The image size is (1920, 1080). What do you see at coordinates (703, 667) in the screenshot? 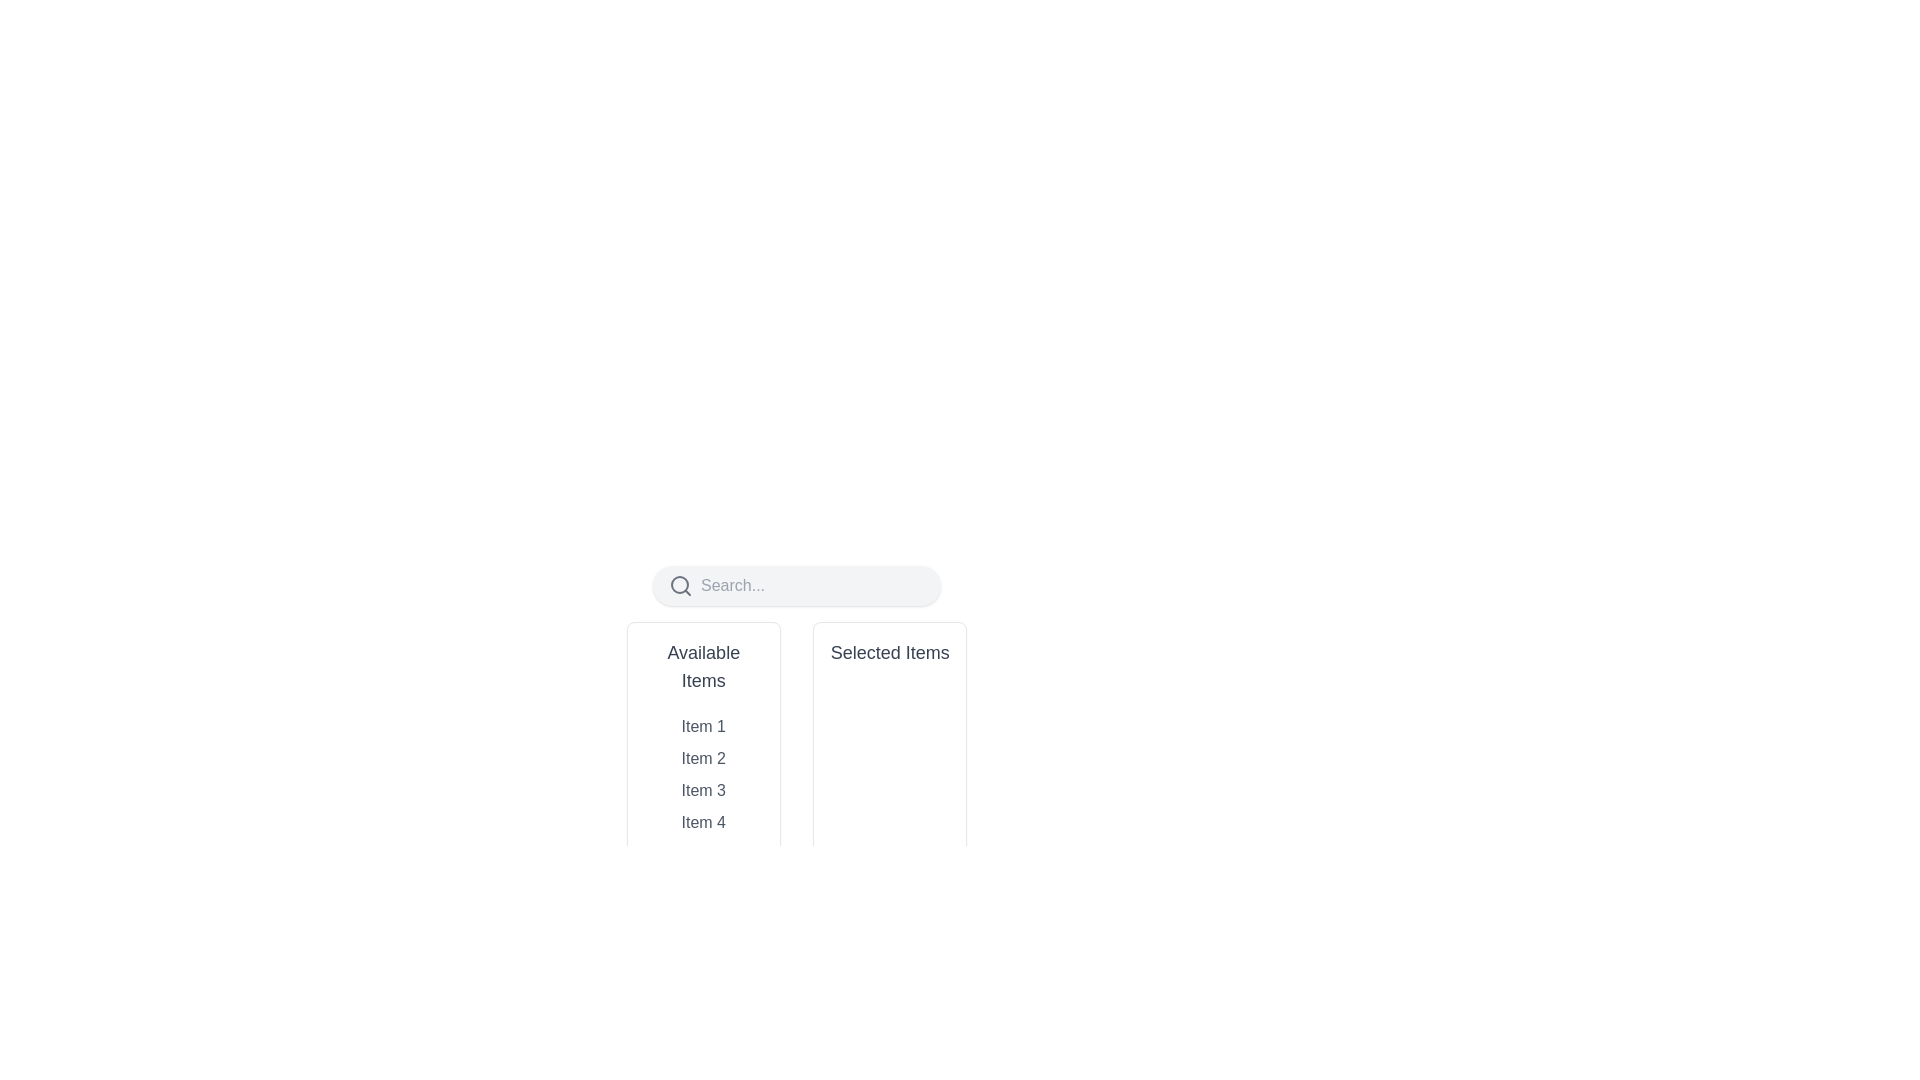
I see `the text label heading displaying 'Available Items', which is bold, larger, and gray, located at the top of the item list panel` at bounding box center [703, 667].